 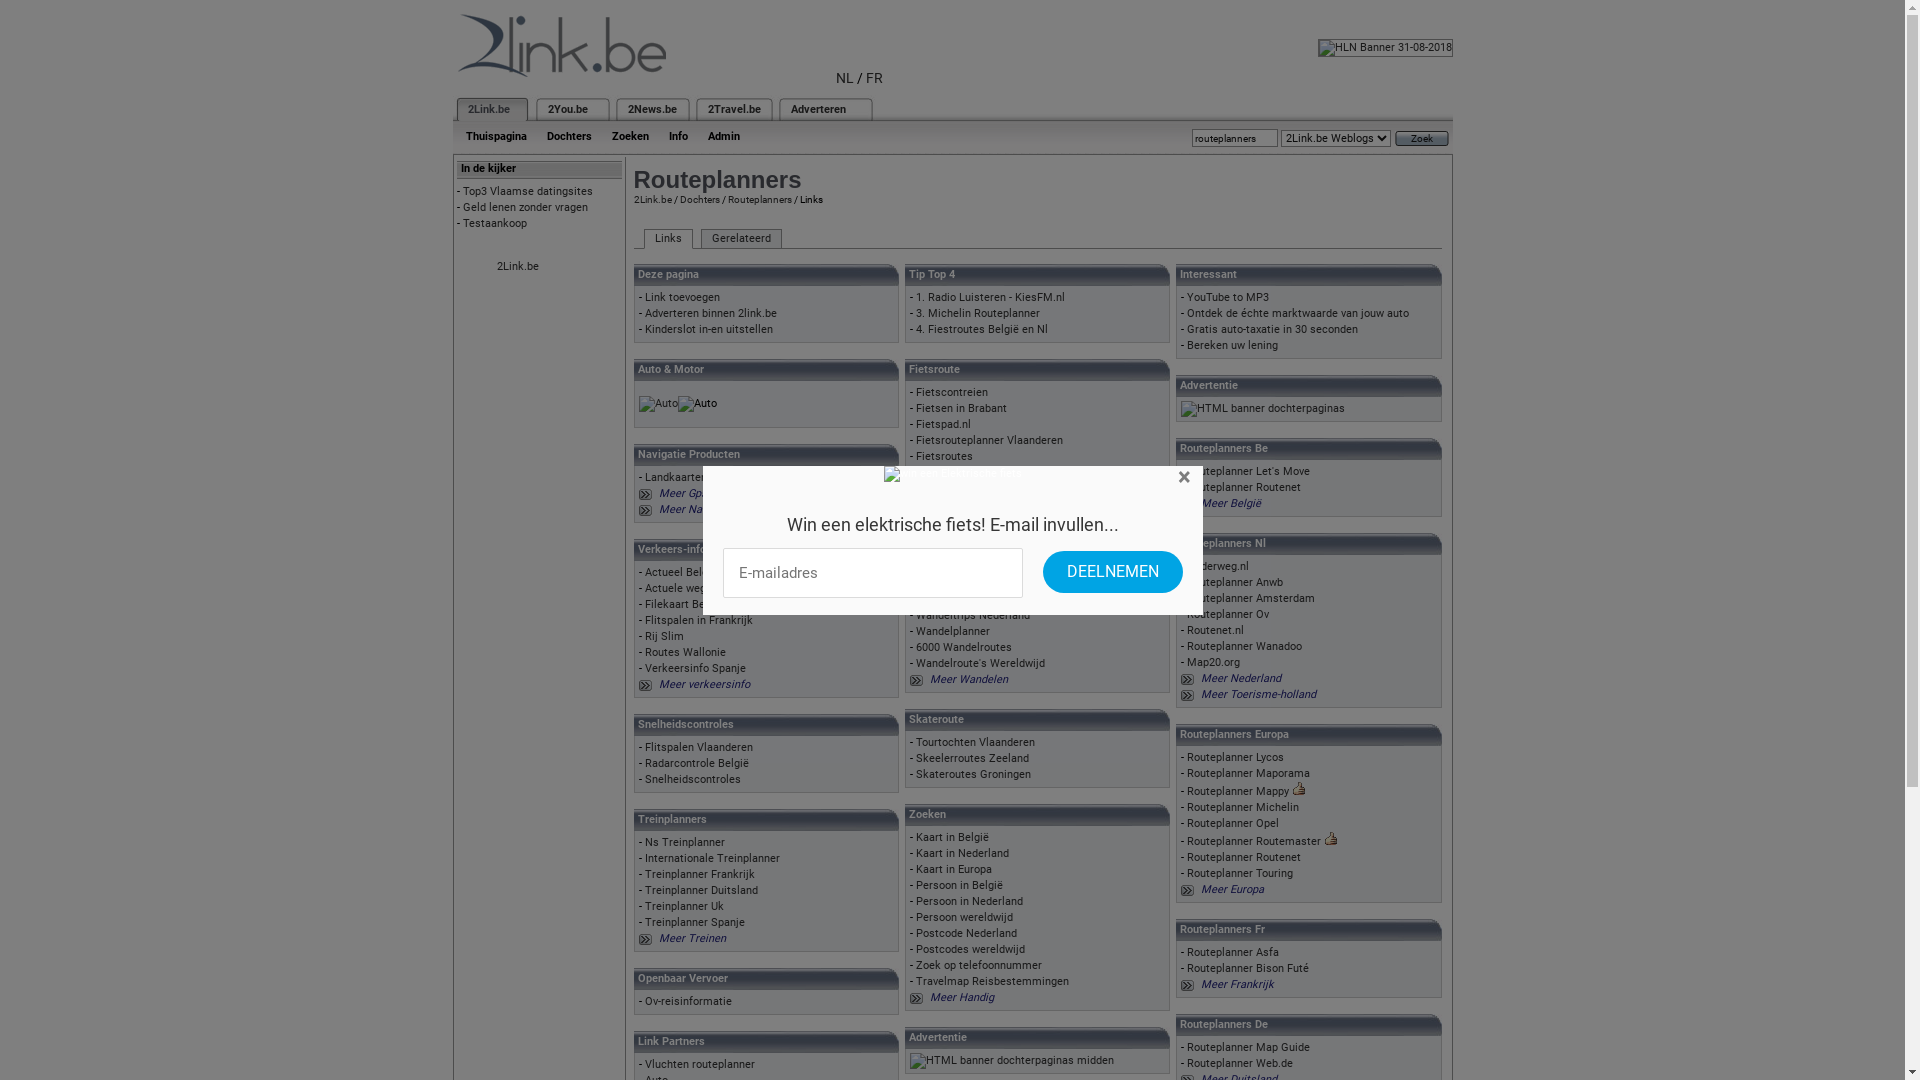 I want to click on 'Vluchten routeplanner', so click(x=699, y=1063).